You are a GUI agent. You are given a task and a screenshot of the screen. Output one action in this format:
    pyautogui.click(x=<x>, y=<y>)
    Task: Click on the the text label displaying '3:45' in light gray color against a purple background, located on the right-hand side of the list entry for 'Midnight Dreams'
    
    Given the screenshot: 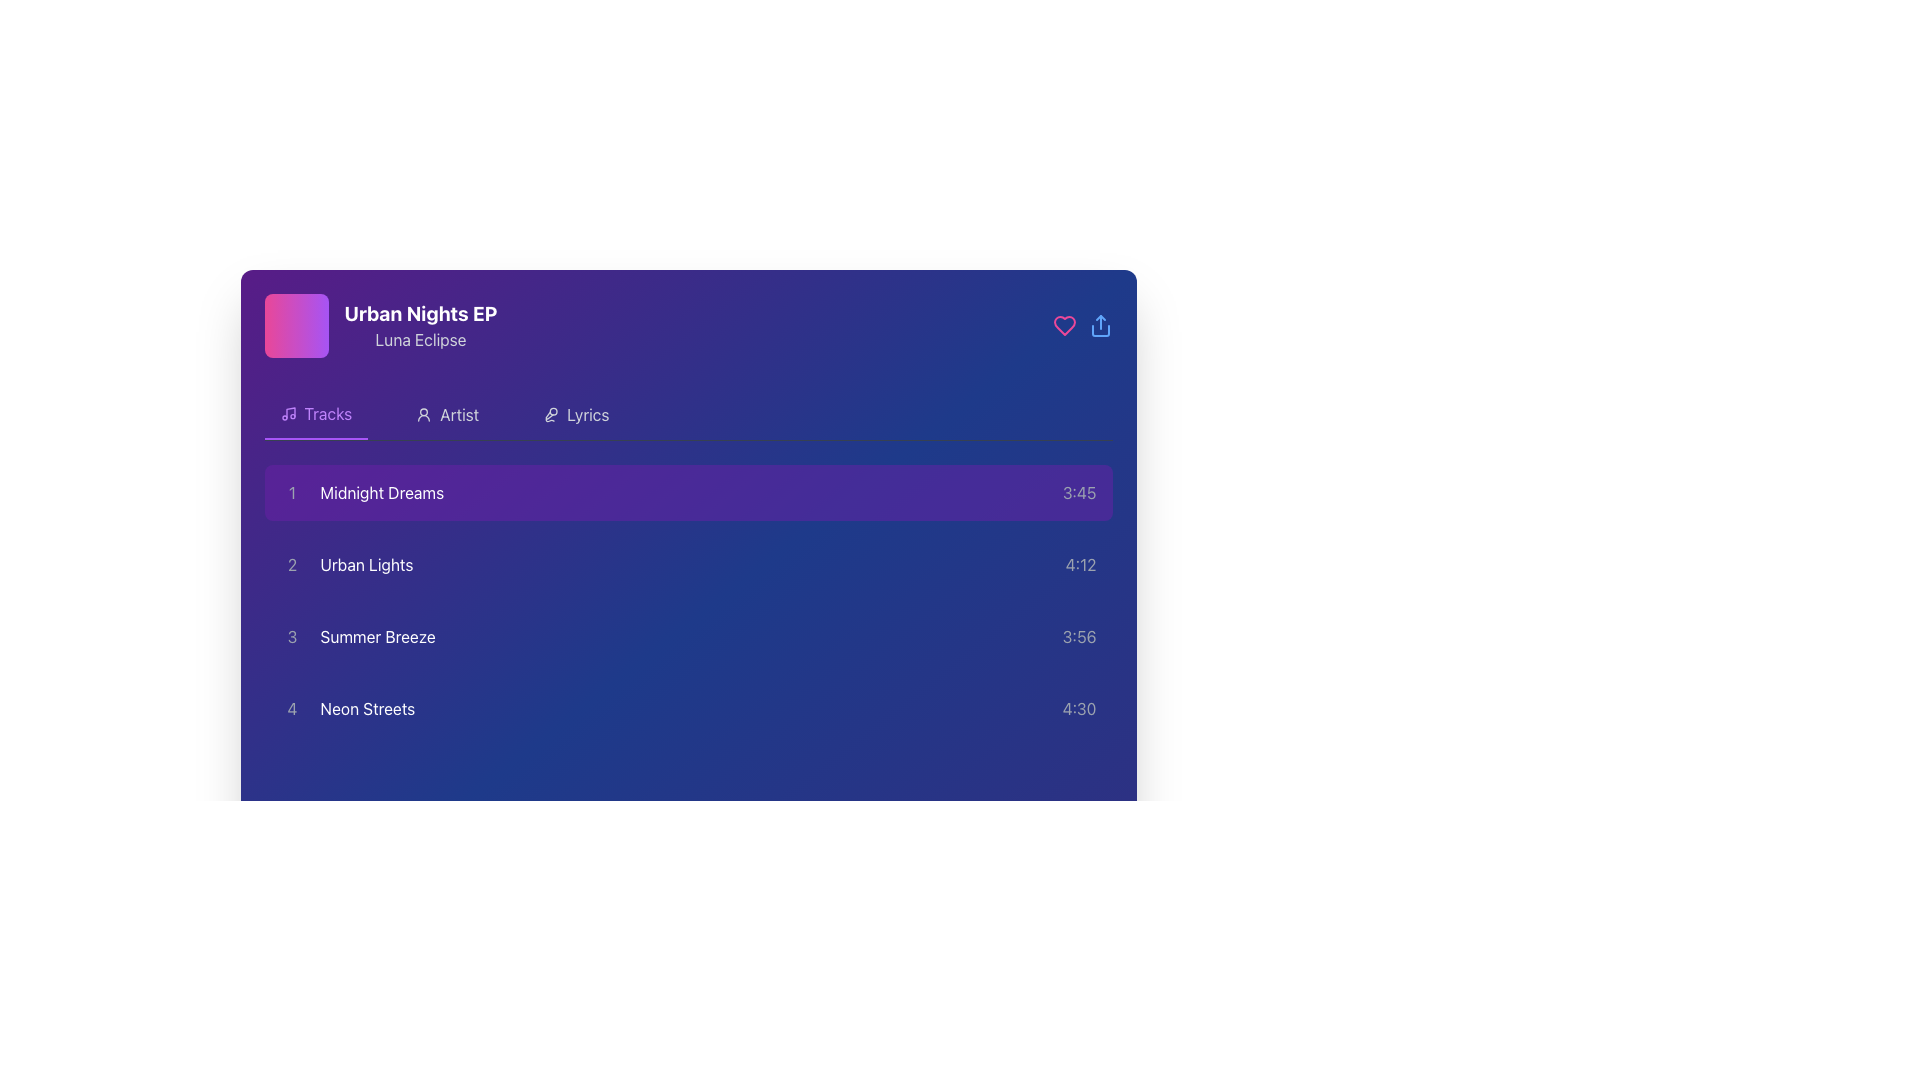 What is the action you would take?
    pyautogui.click(x=1078, y=493)
    